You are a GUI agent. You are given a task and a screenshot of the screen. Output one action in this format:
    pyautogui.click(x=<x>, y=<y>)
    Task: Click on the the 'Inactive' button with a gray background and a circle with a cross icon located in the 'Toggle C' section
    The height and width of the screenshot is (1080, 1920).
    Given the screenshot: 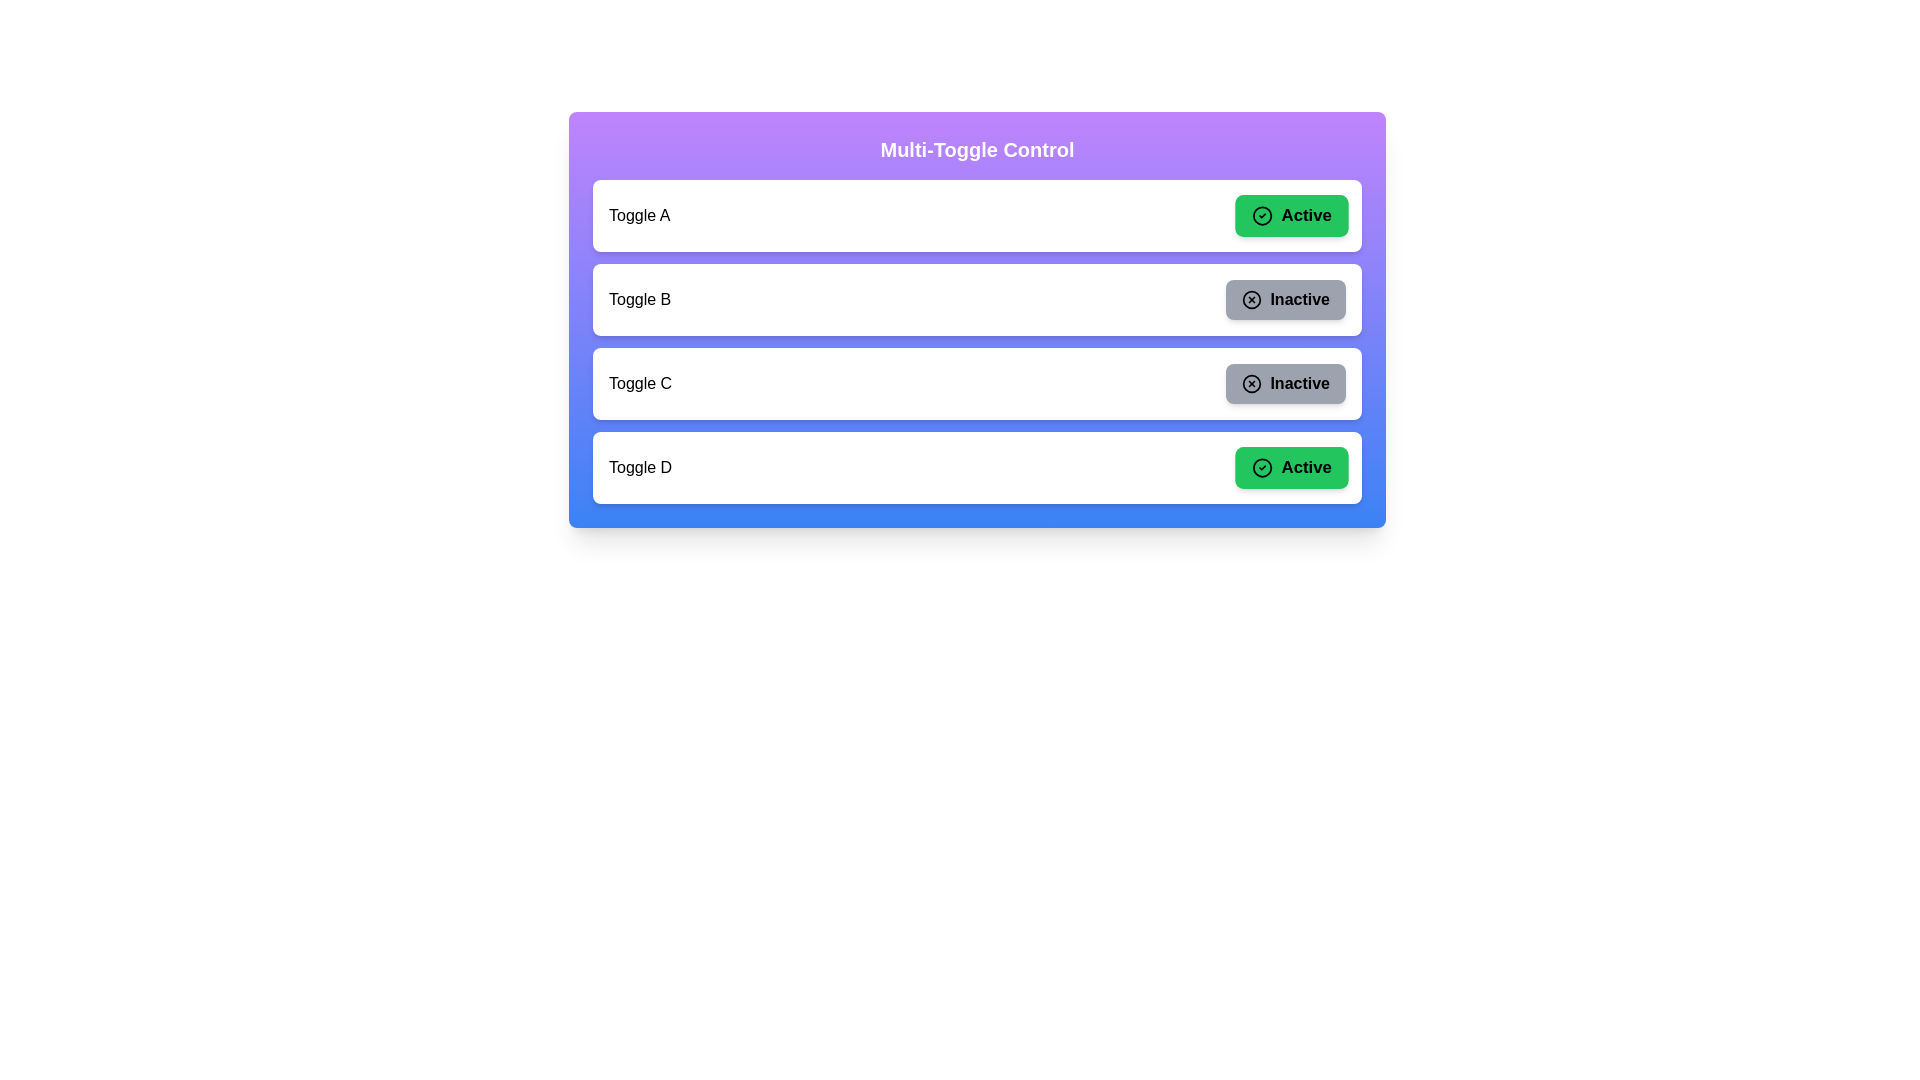 What is the action you would take?
    pyautogui.click(x=1286, y=384)
    